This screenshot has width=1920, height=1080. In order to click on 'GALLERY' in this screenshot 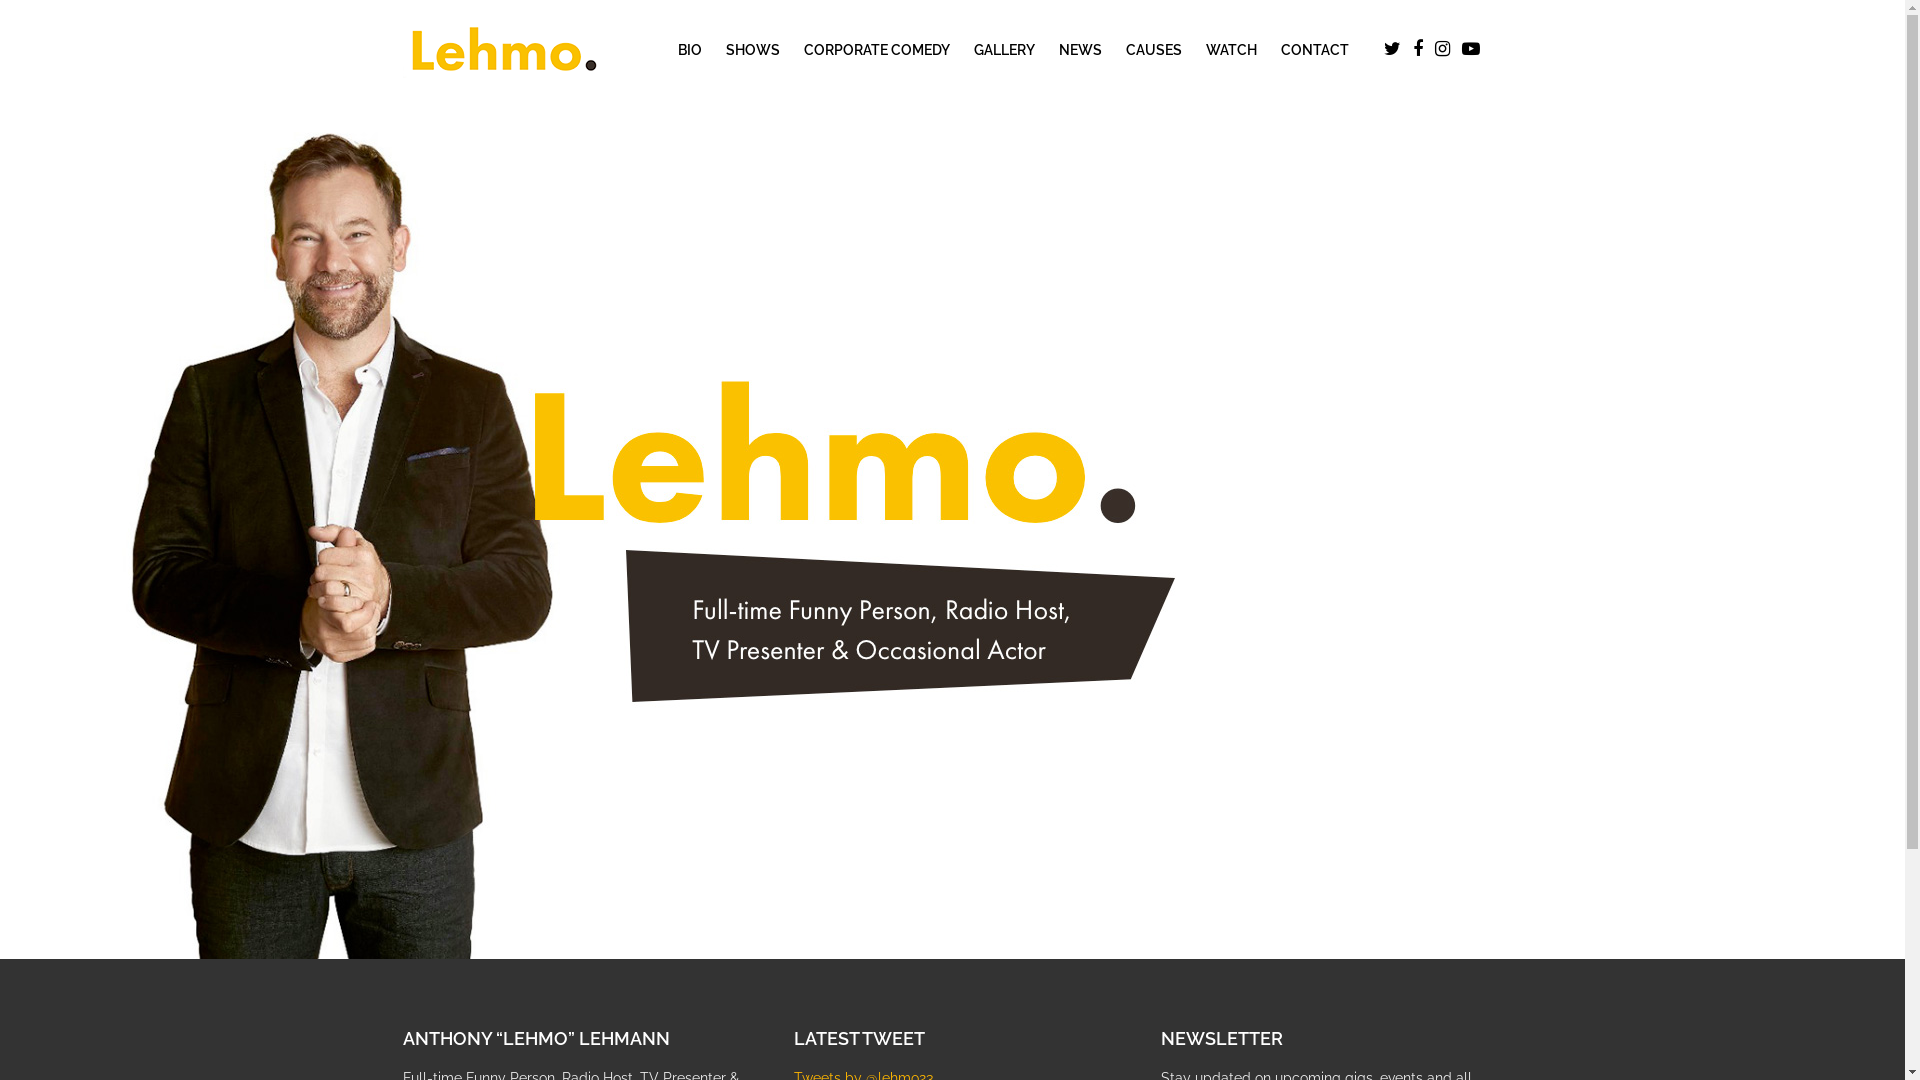, I will do `click(1004, 49)`.